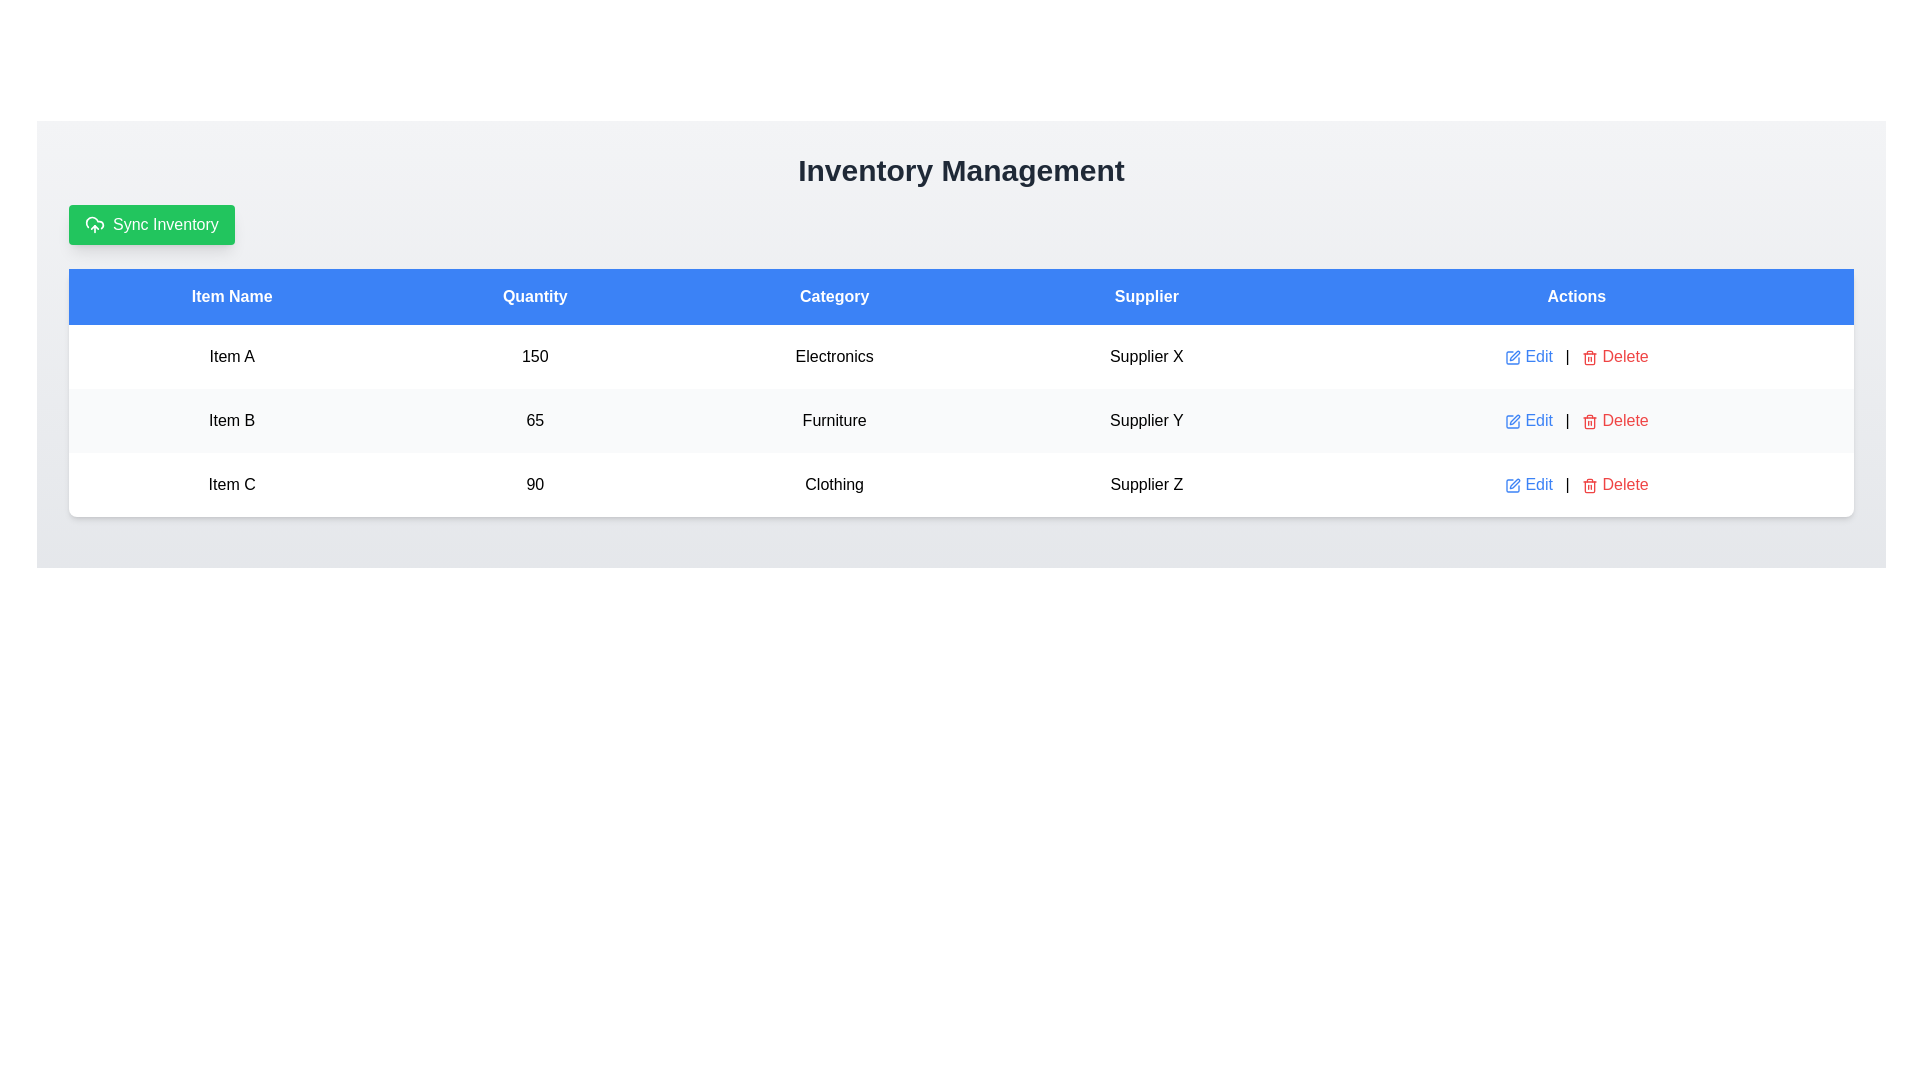  I want to click on the column header labeled 'Actions', which has a blue background and white centered text, located at the far right of the table's header row, so click(1575, 297).